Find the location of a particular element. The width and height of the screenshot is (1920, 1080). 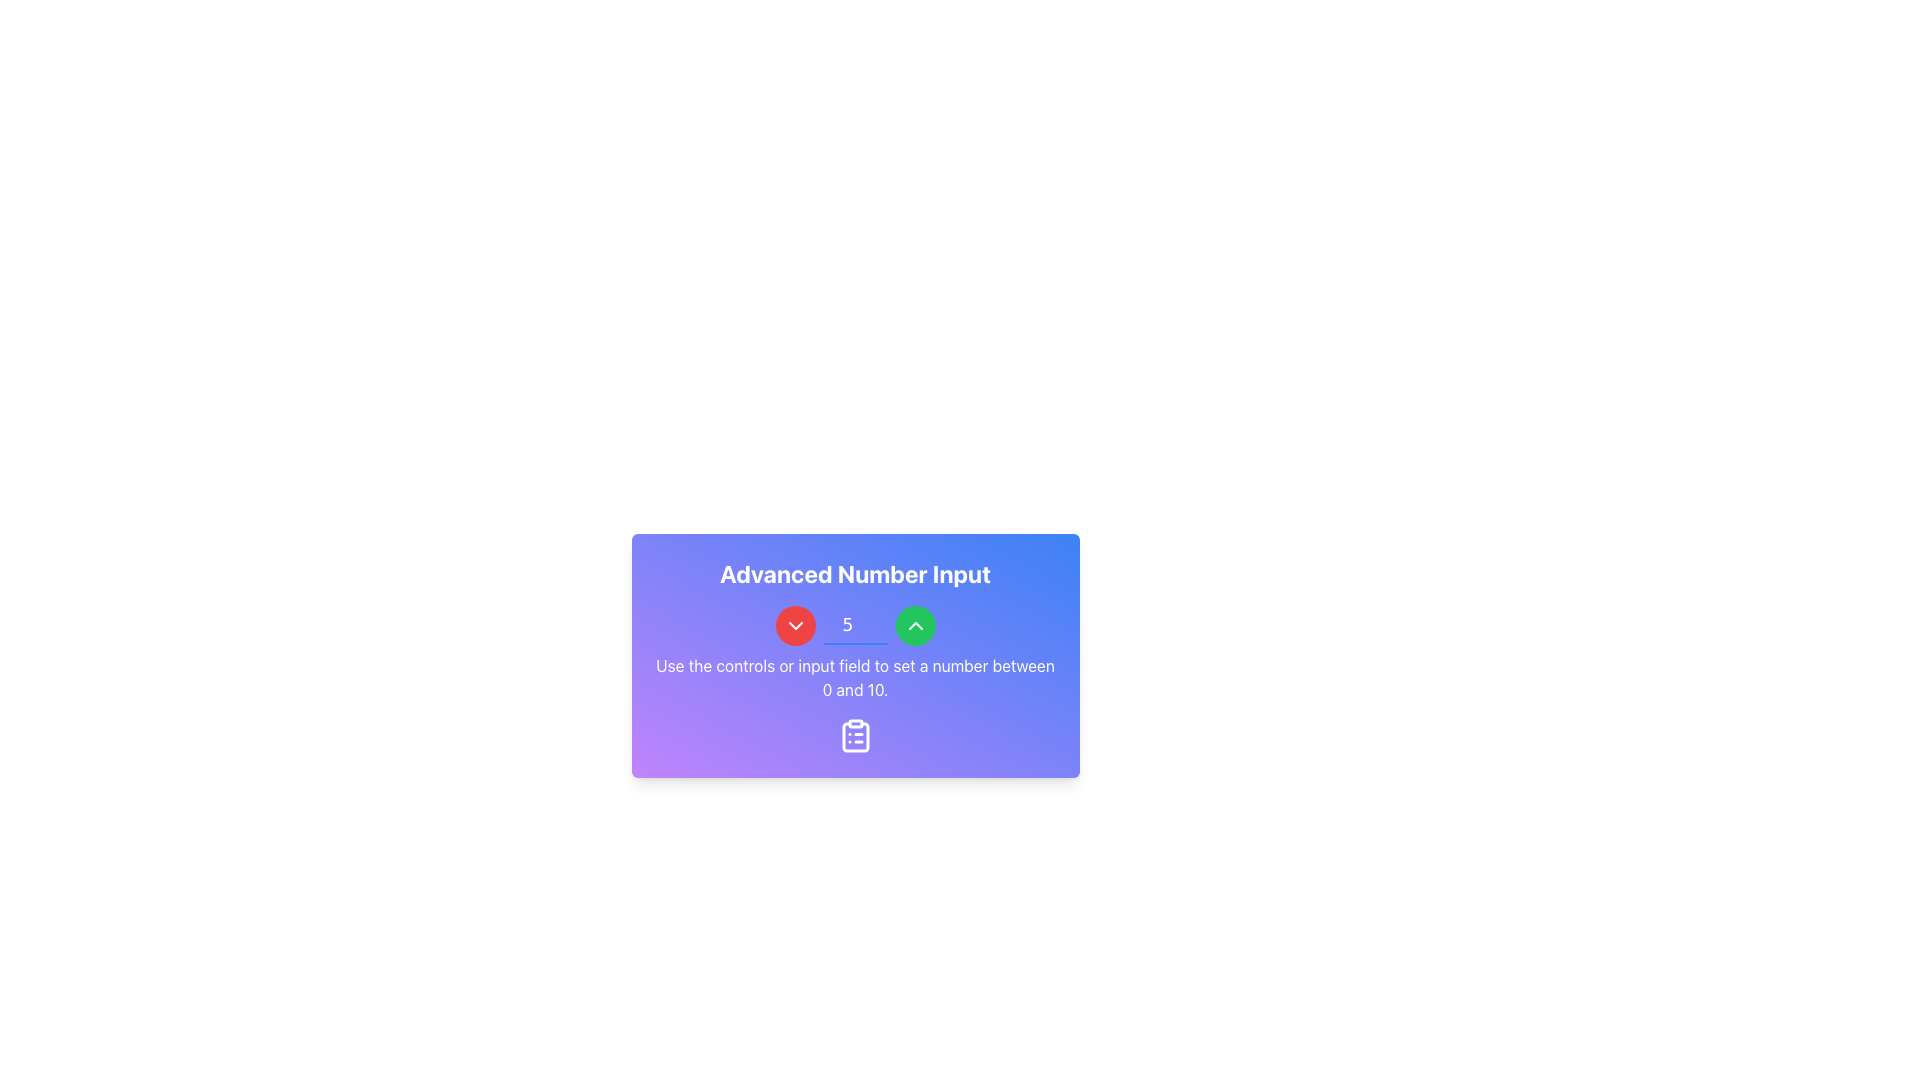

the increment button located to the right of the numeric input field, which is centered next to a red circular button with a downward chevron is located at coordinates (914, 624).